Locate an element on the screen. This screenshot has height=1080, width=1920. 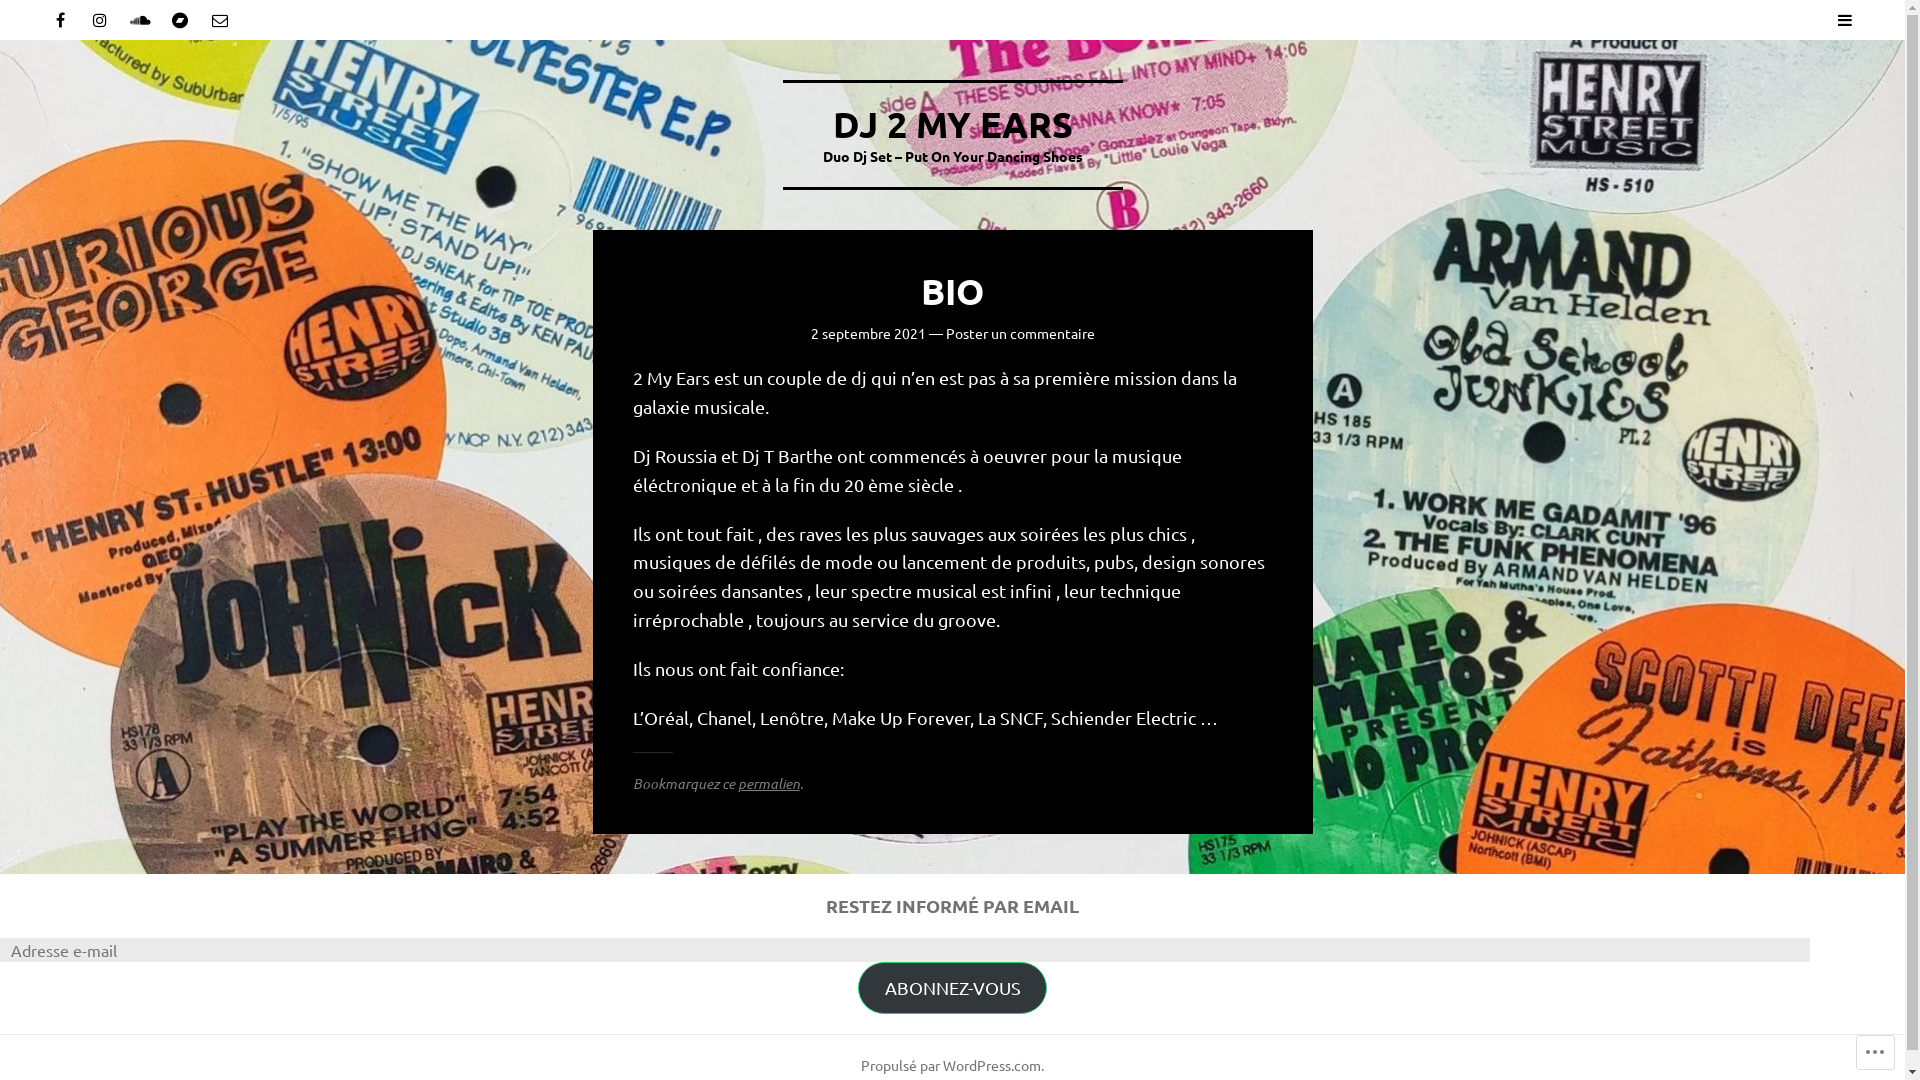
'BIO' is located at coordinates (951, 290).